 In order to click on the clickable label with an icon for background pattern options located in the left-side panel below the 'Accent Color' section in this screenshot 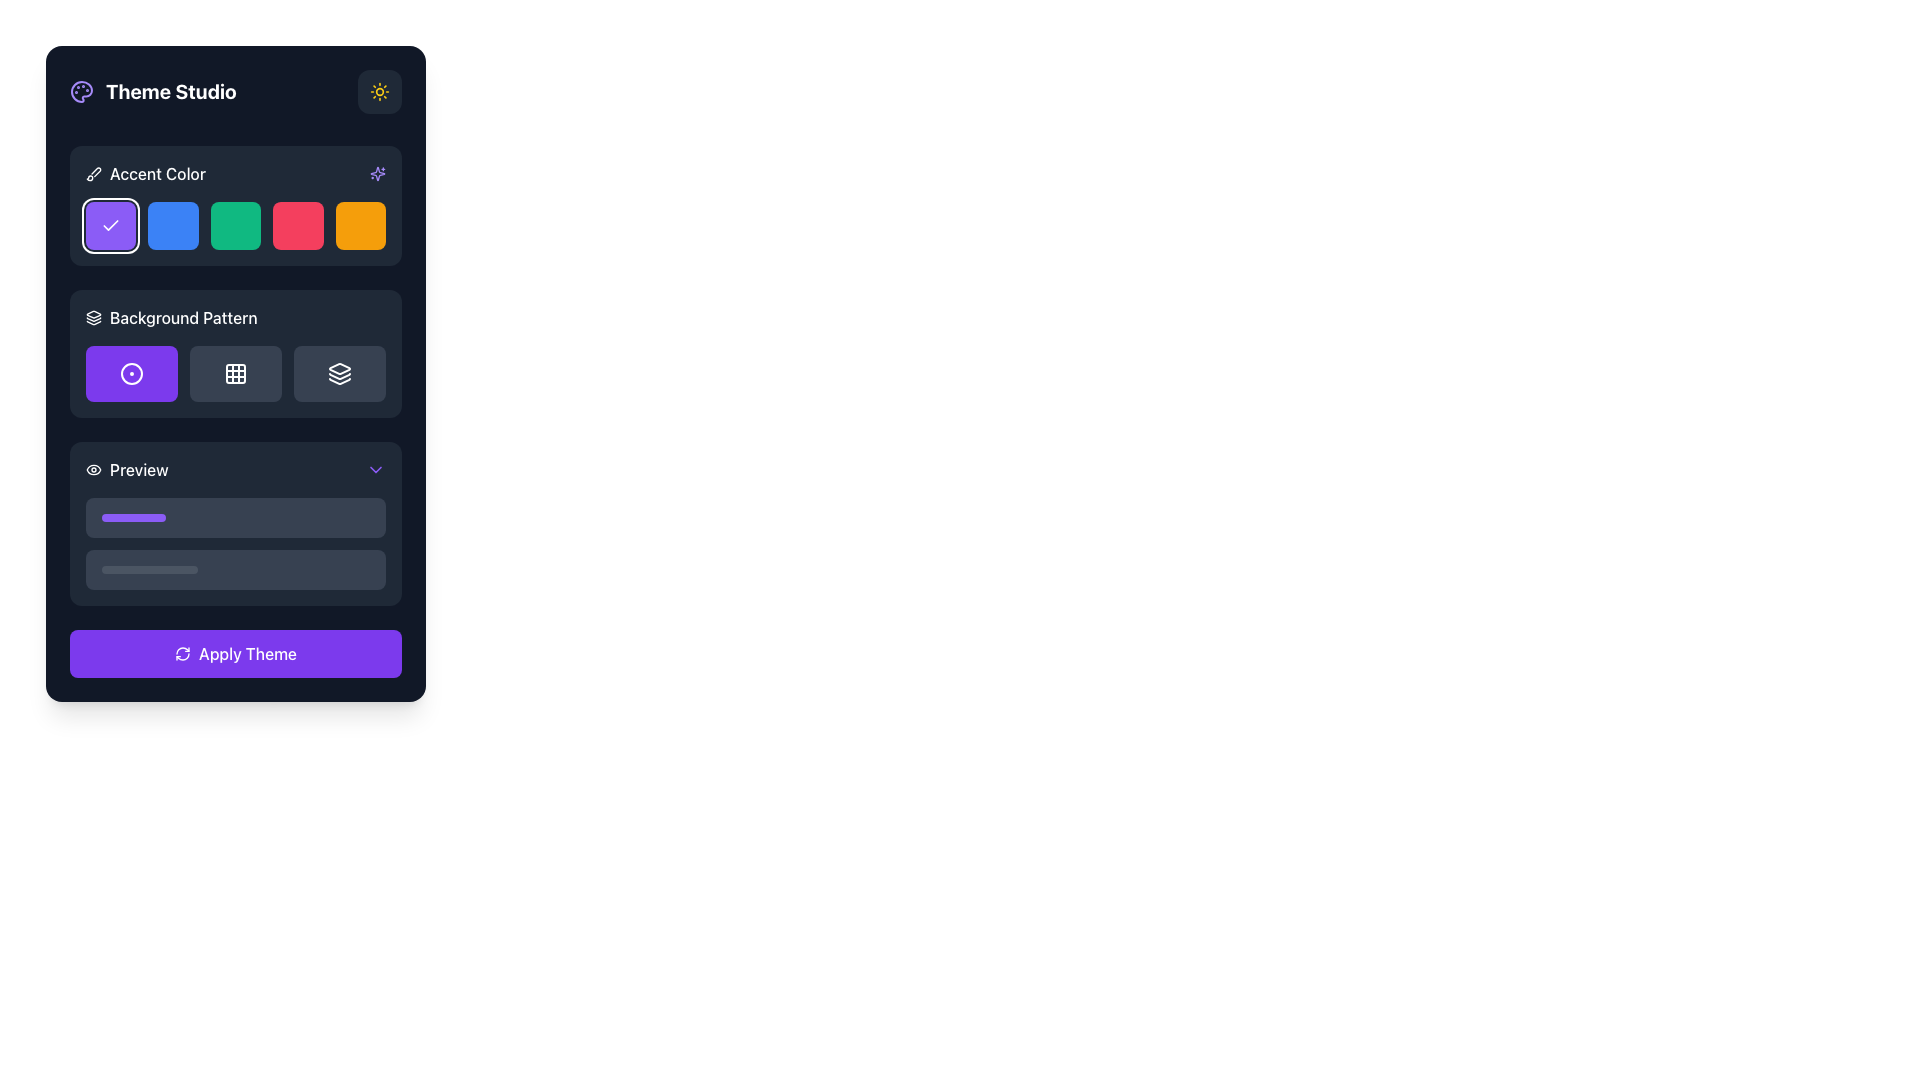, I will do `click(171, 316)`.